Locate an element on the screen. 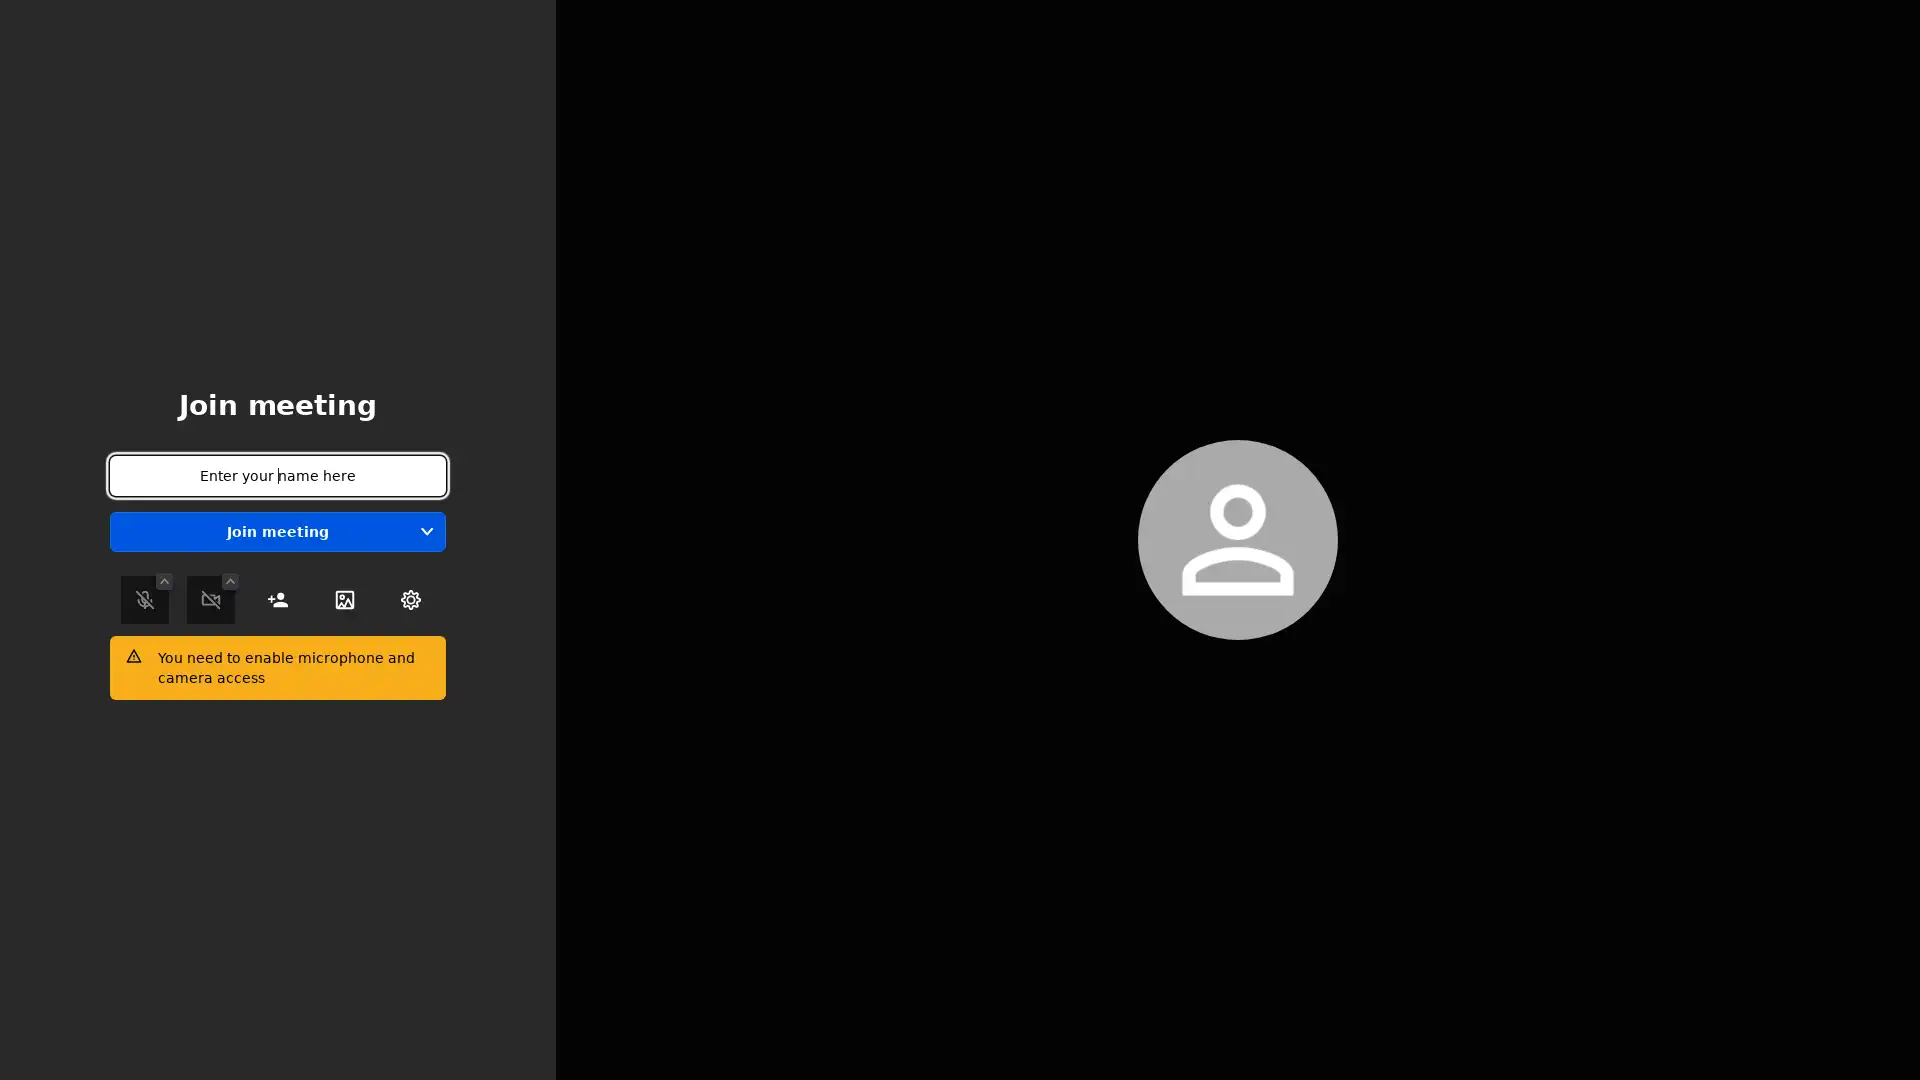  Start / Stop camera is located at coordinates (211, 599).